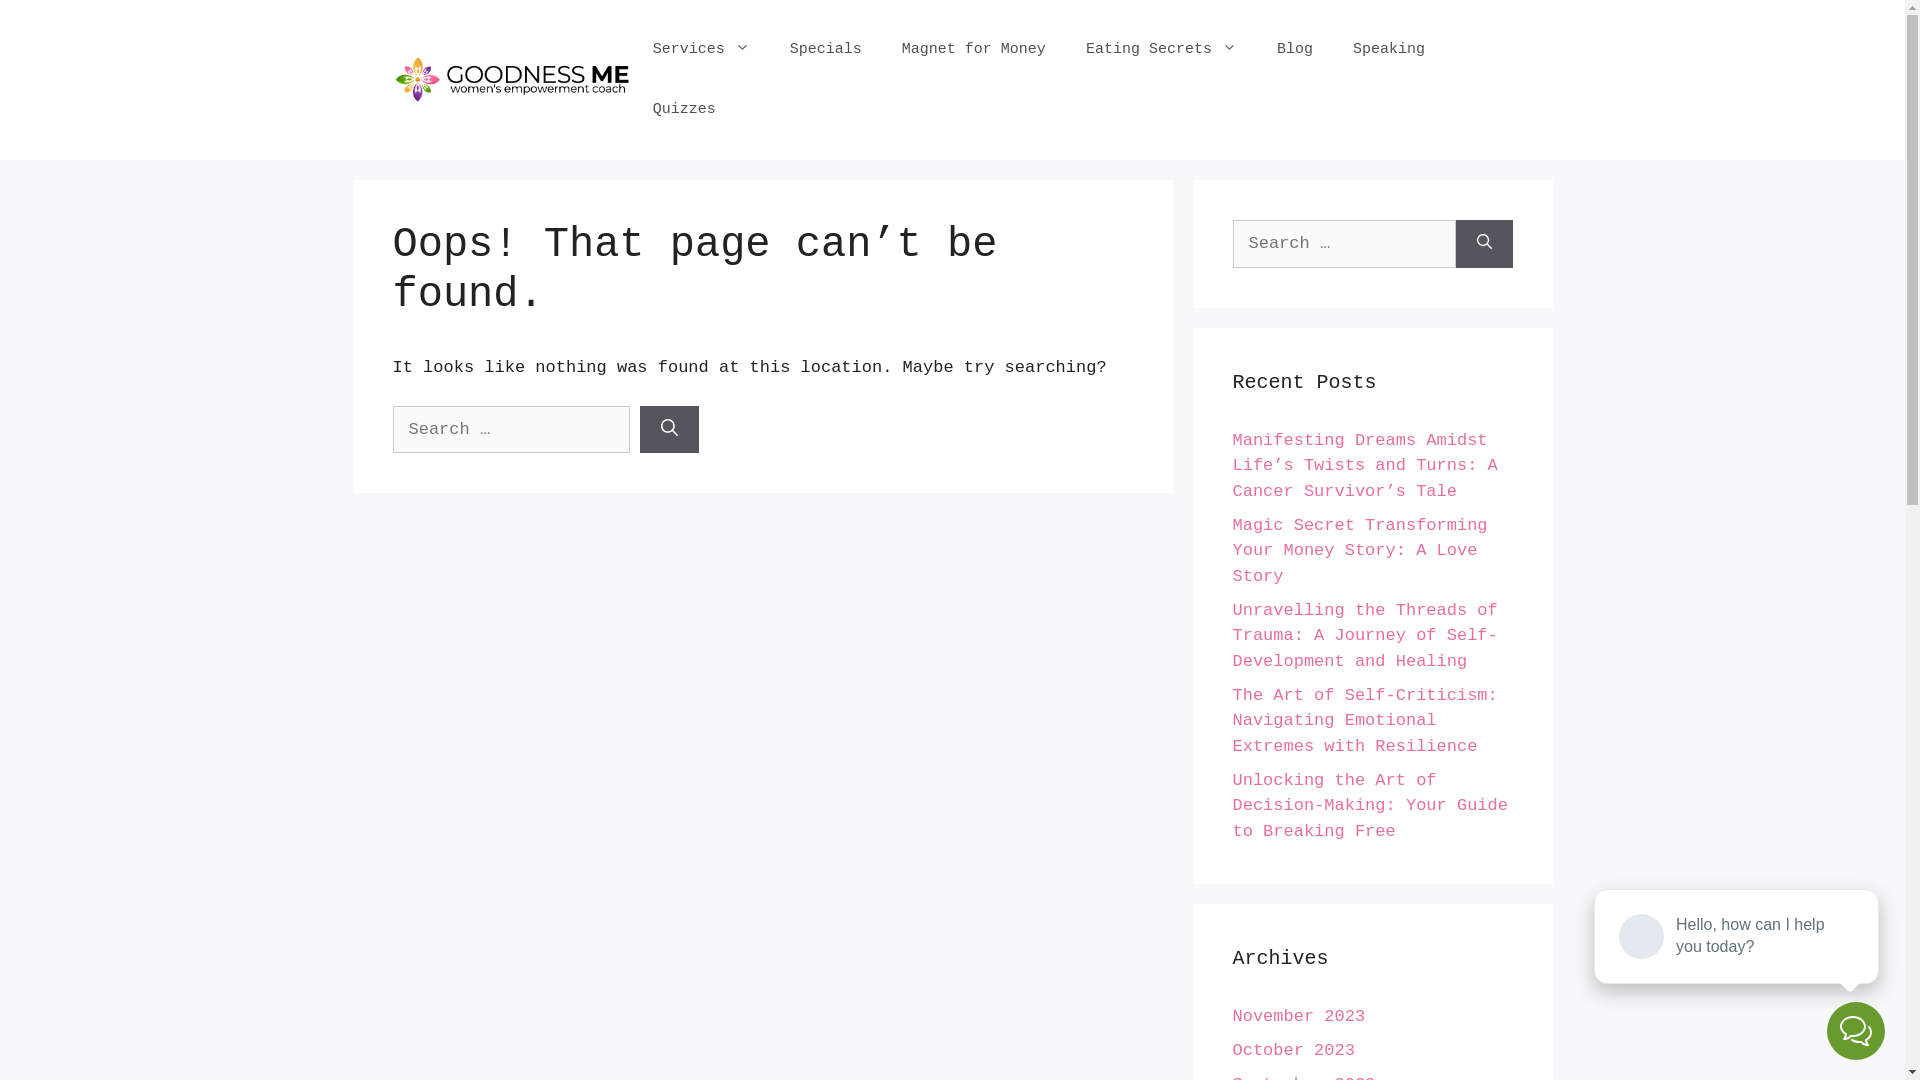 The image size is (1920, 1080). I want to click on 'Eating Secrets', so click(1064, 49).